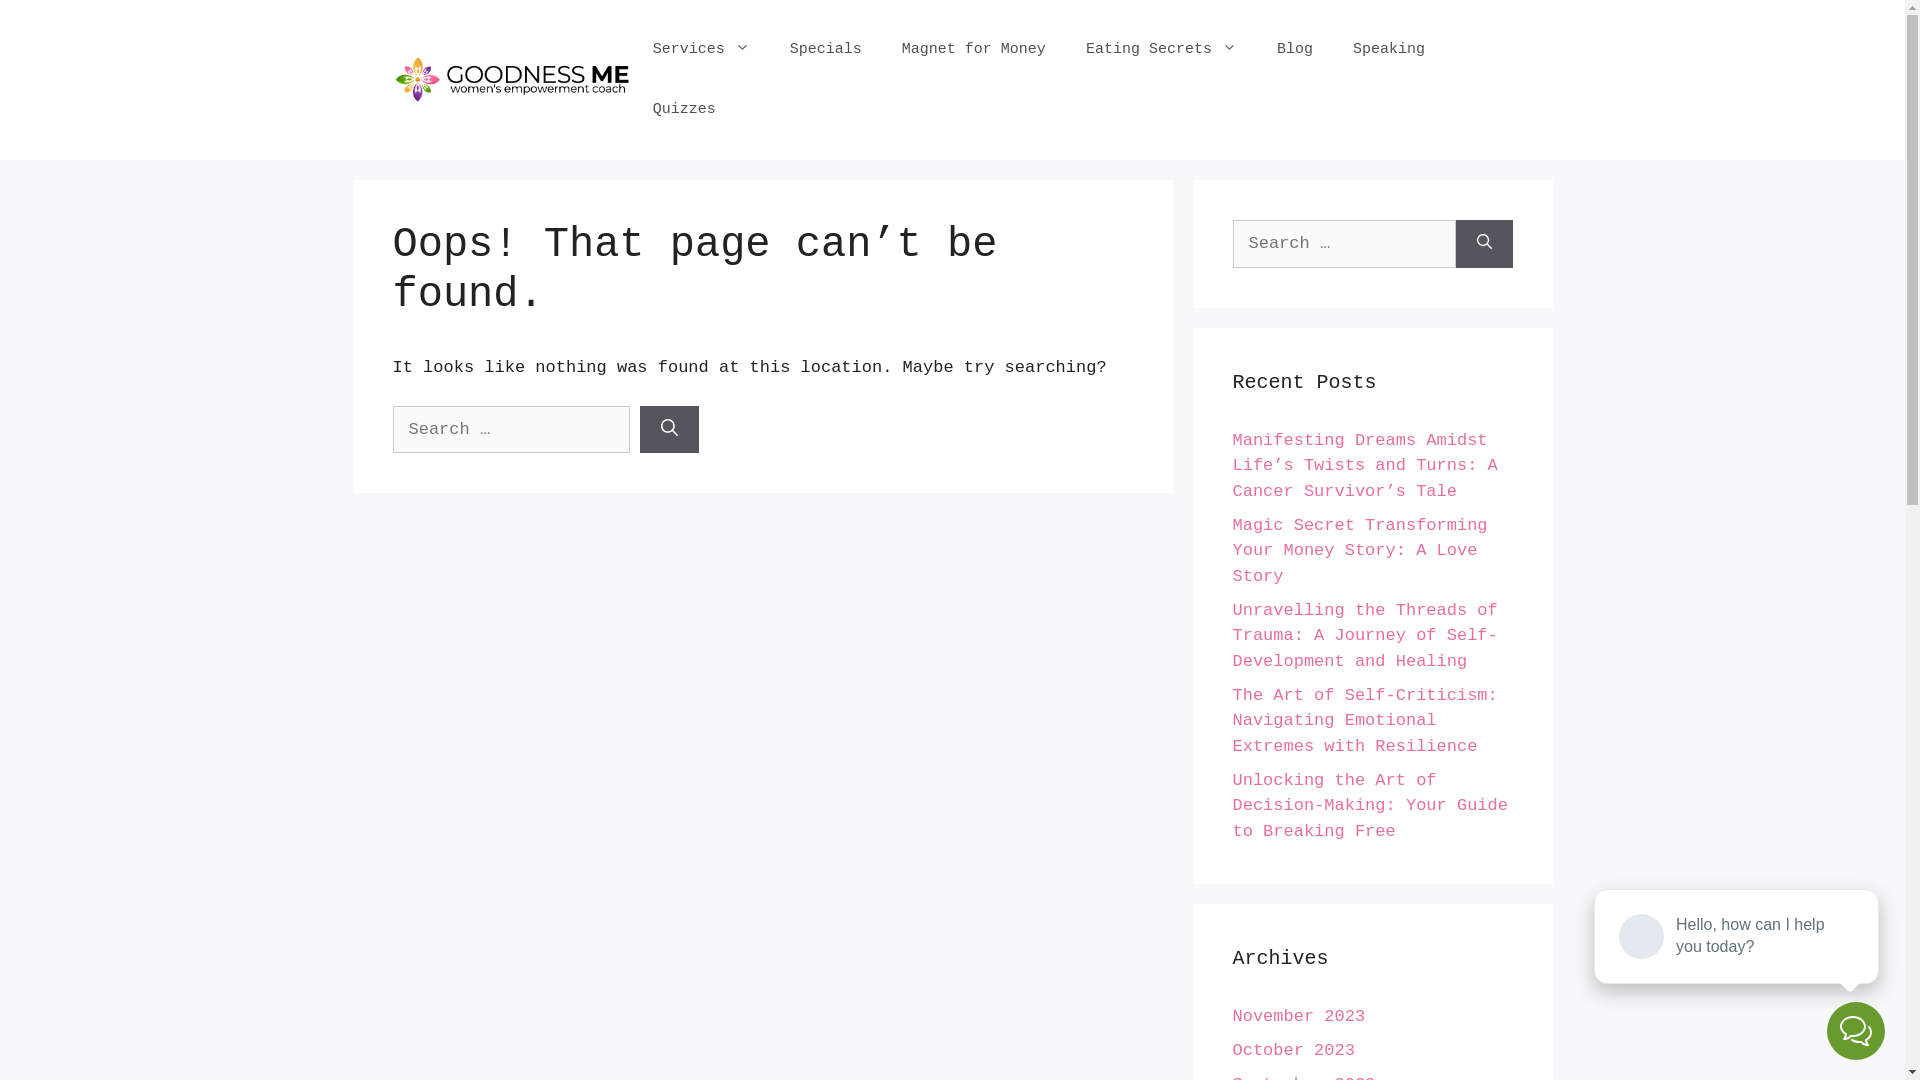 The image size is (1920, 1080). I want to click on 'Eating Secrets', so click(1064, 49).